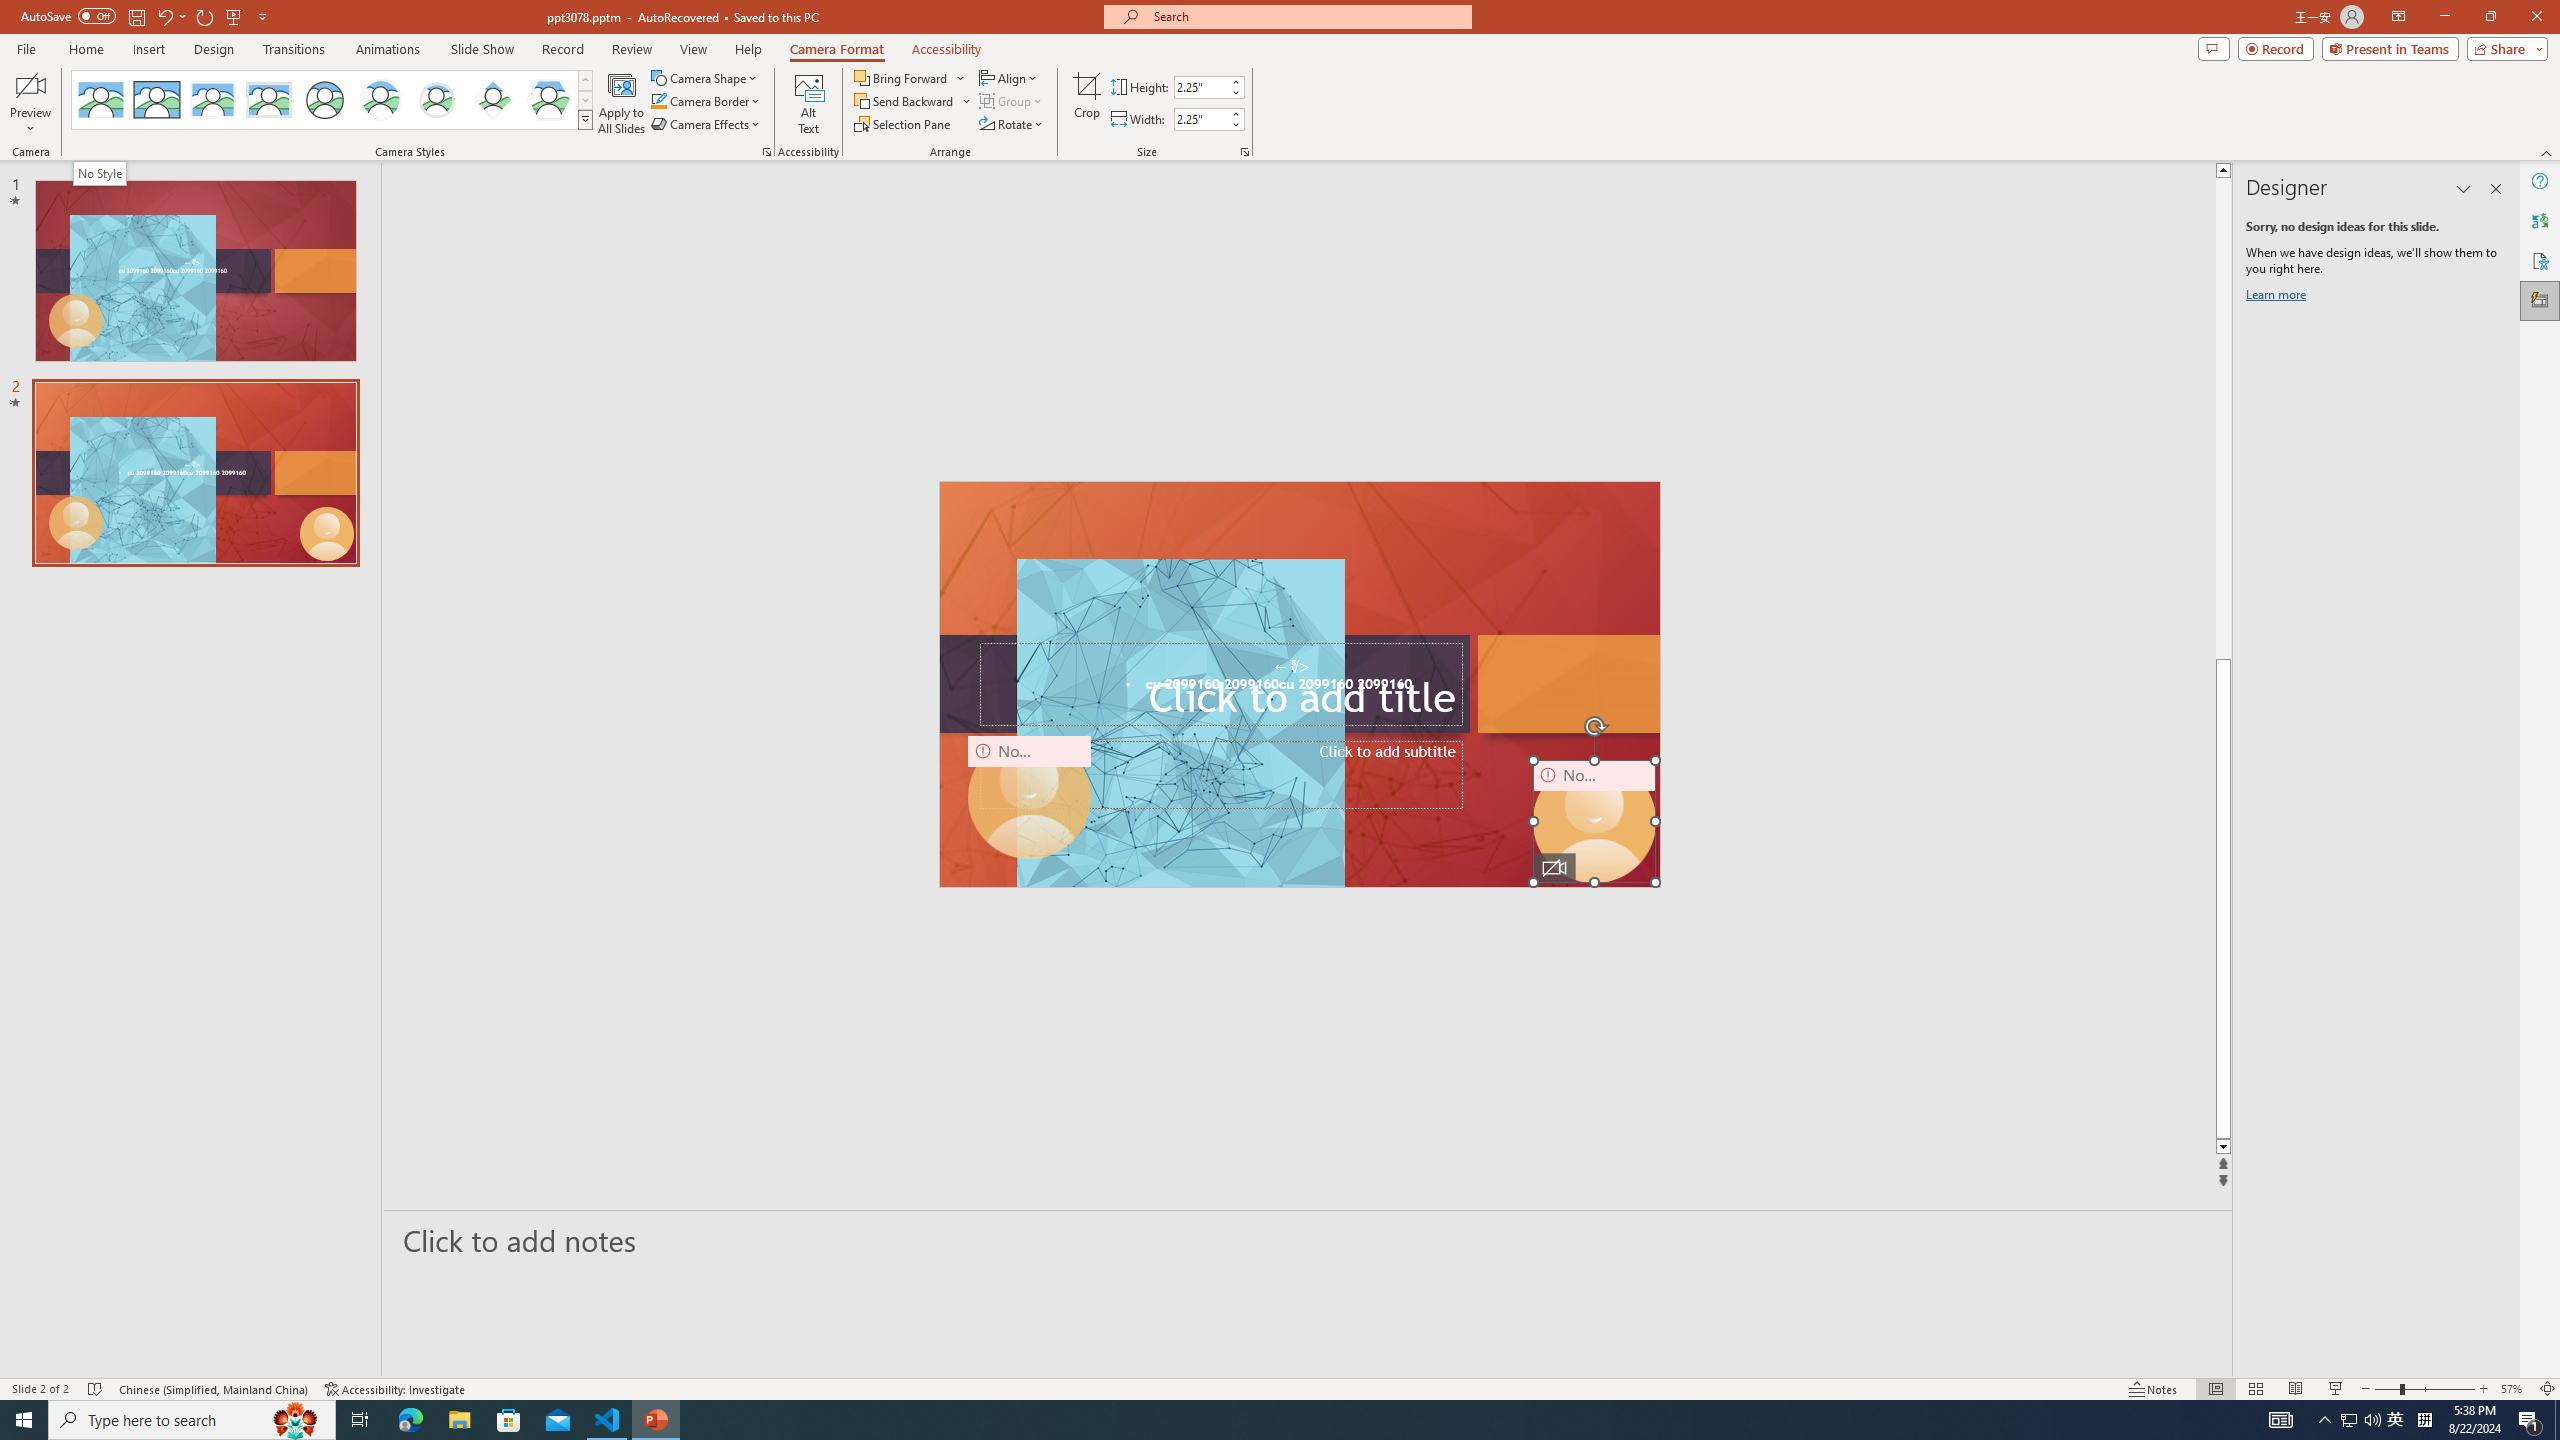 Image resolution: width=2560 pixels, height=1440 pixels. What do you see at coordinates (1291, 666) in the screenshot?
I see `'TextBox 7'` at bounding box center [1291, 666].